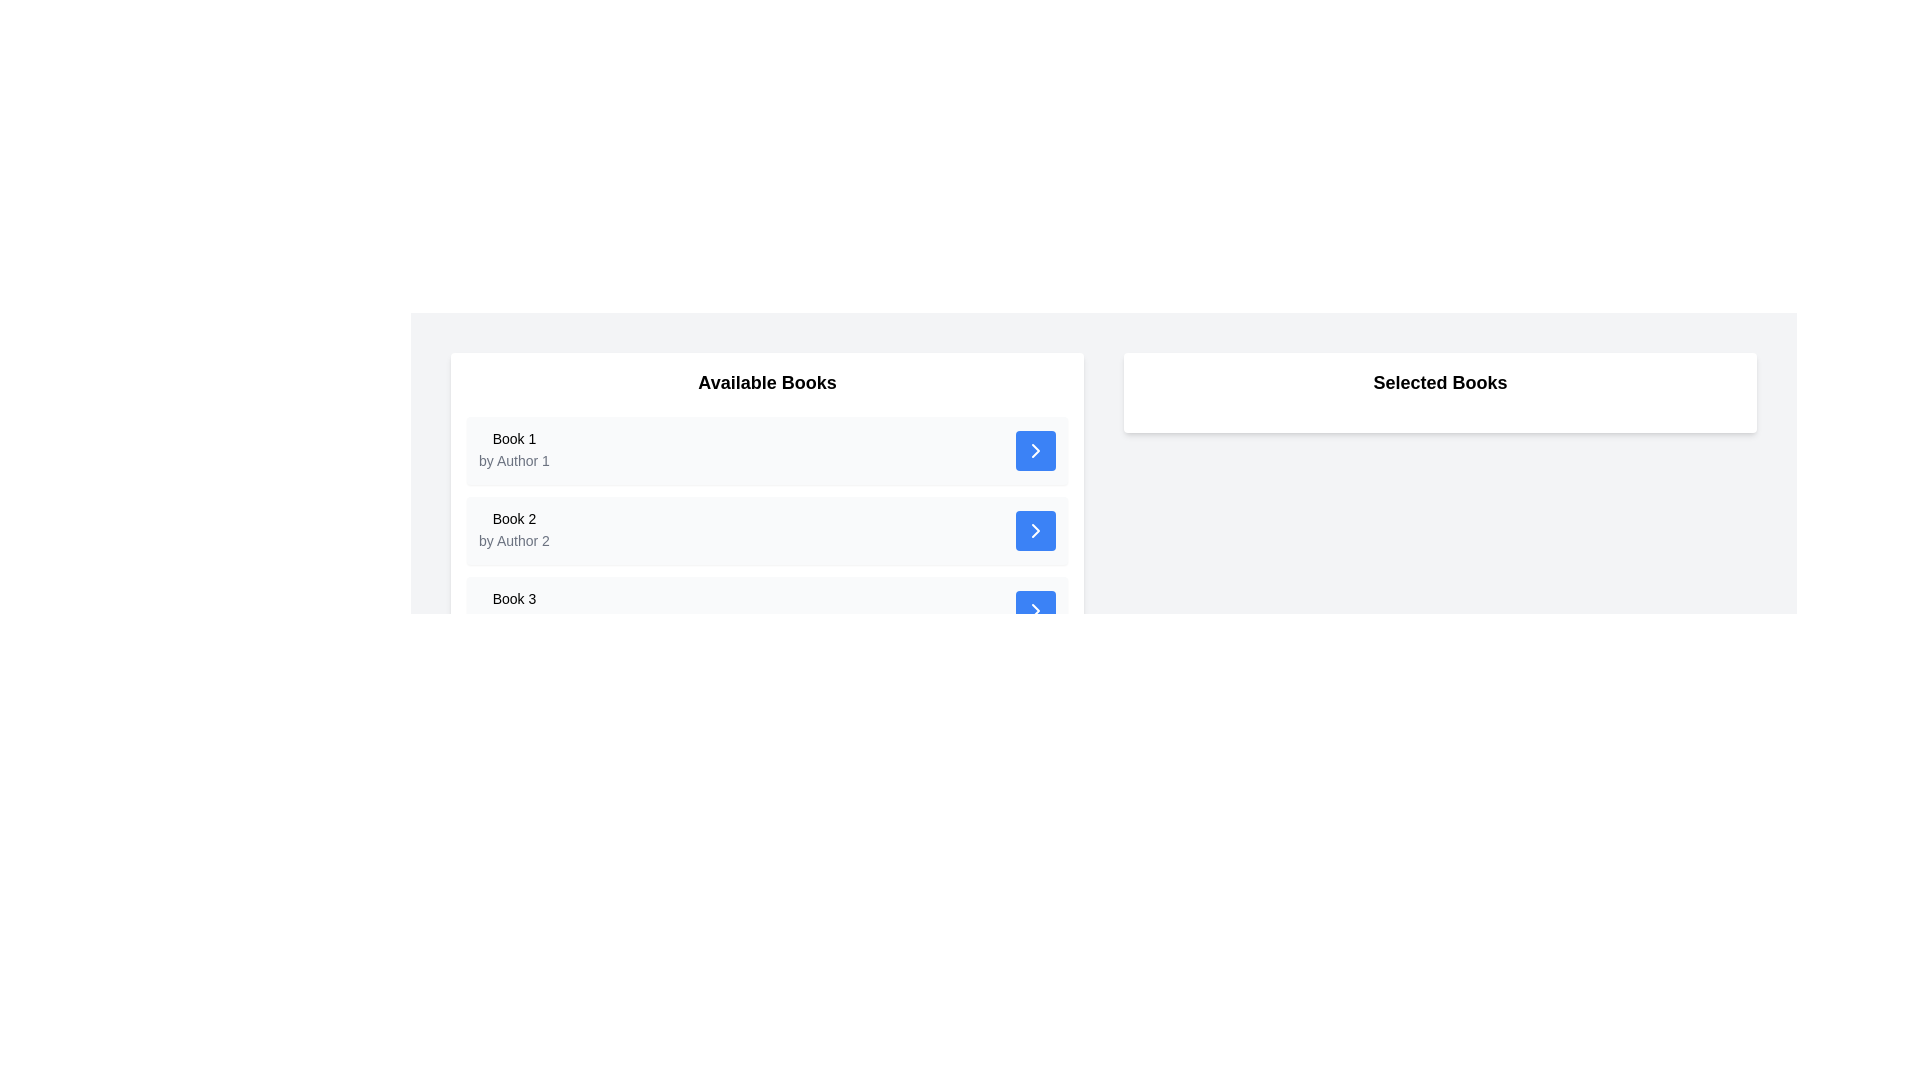  Describe the element at coordinates (1036, 451) in the screenshot. I see `the chevron icon within the button that navigates to 'Book 3 by Author 3'` at that location.